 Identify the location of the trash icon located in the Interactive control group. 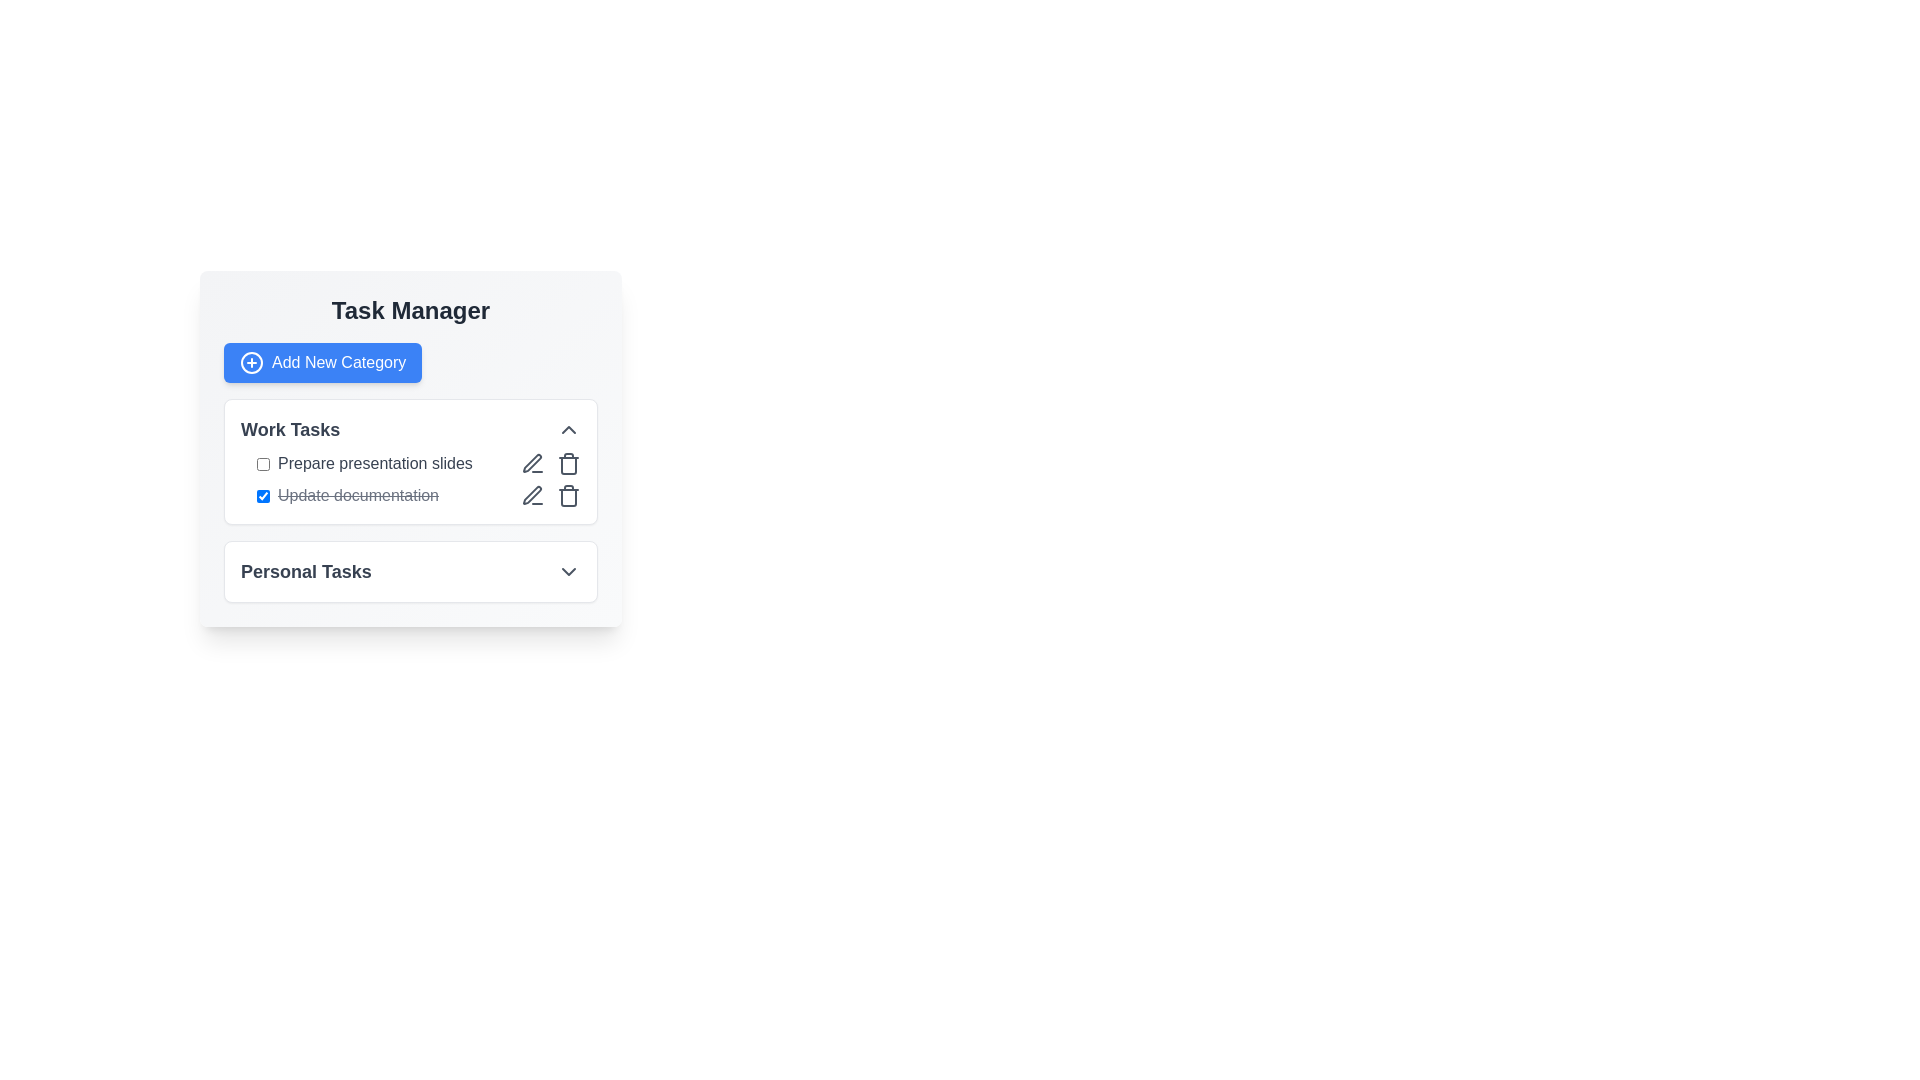
(551, 495).